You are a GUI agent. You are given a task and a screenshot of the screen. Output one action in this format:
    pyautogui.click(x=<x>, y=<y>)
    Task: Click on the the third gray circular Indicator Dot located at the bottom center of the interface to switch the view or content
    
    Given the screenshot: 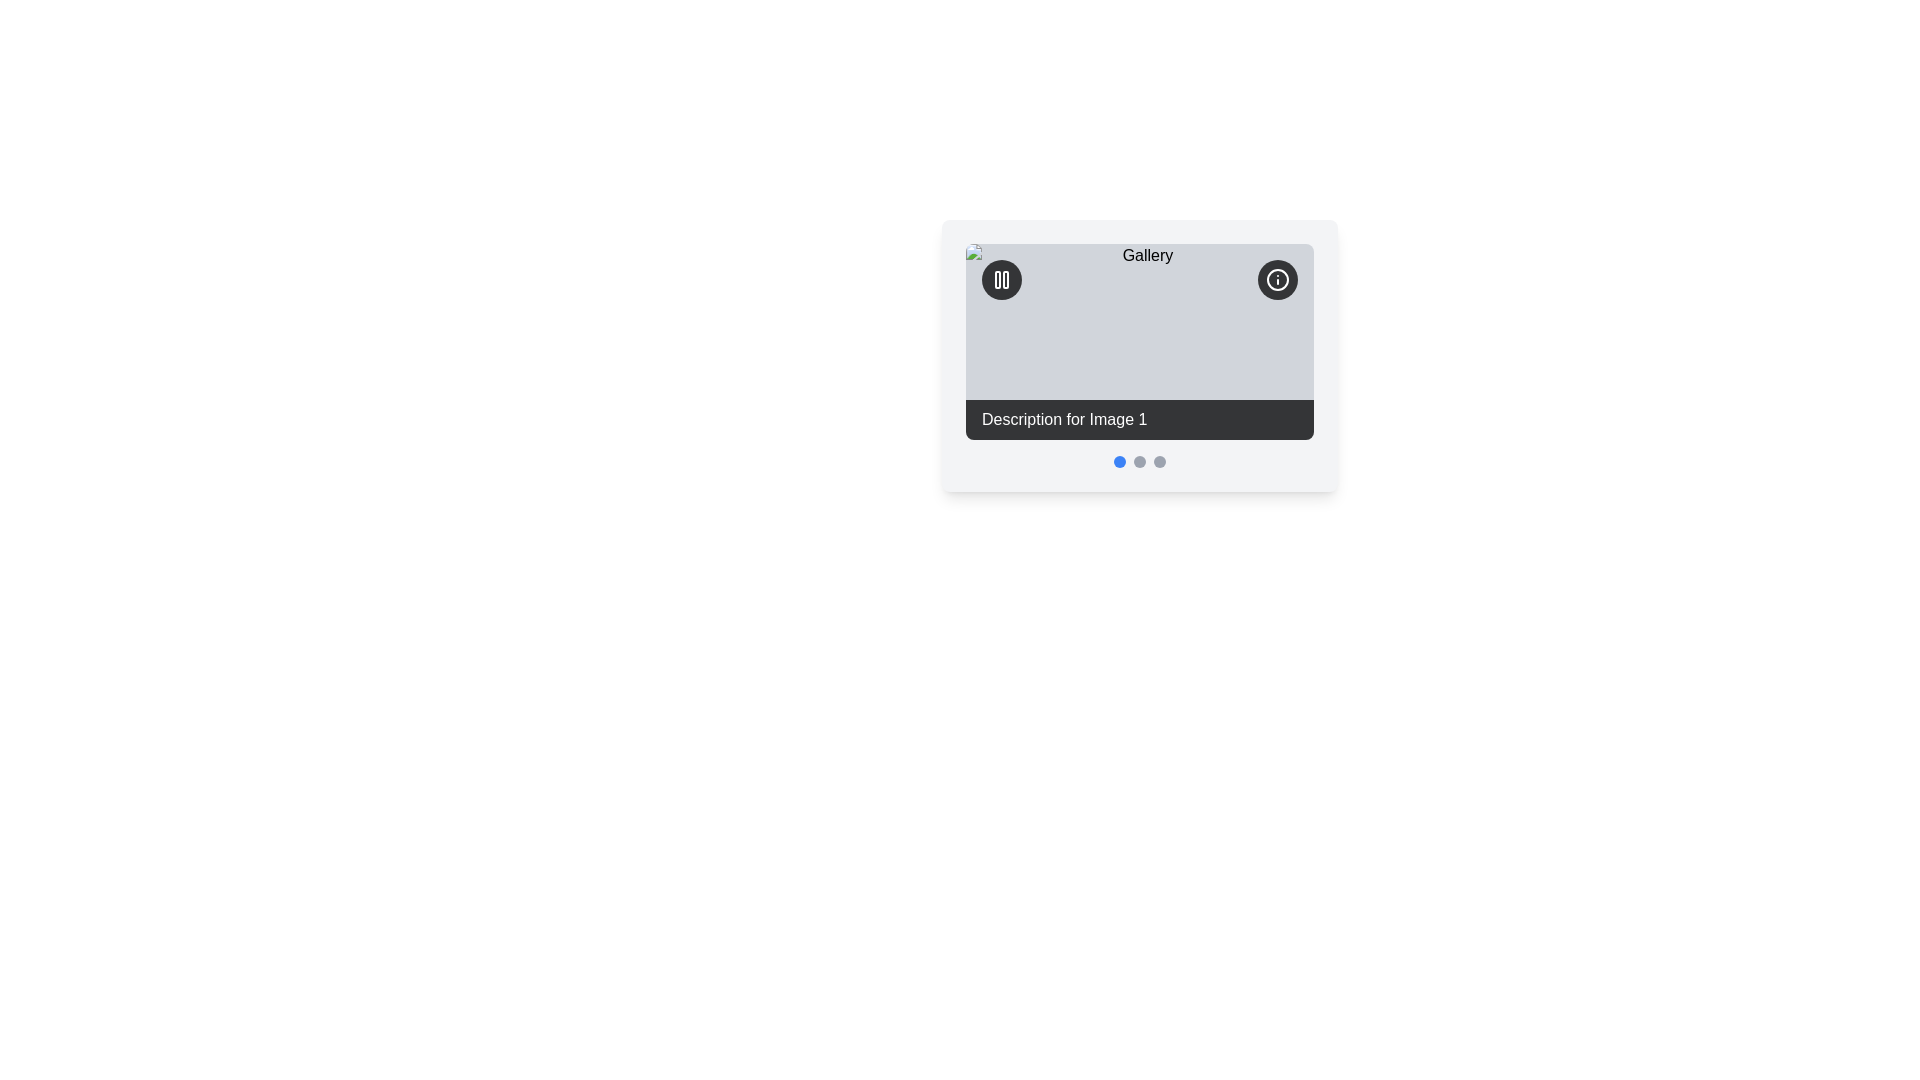 What is the action you would take?
    pyautogui.click(x=1160, y=461)
    